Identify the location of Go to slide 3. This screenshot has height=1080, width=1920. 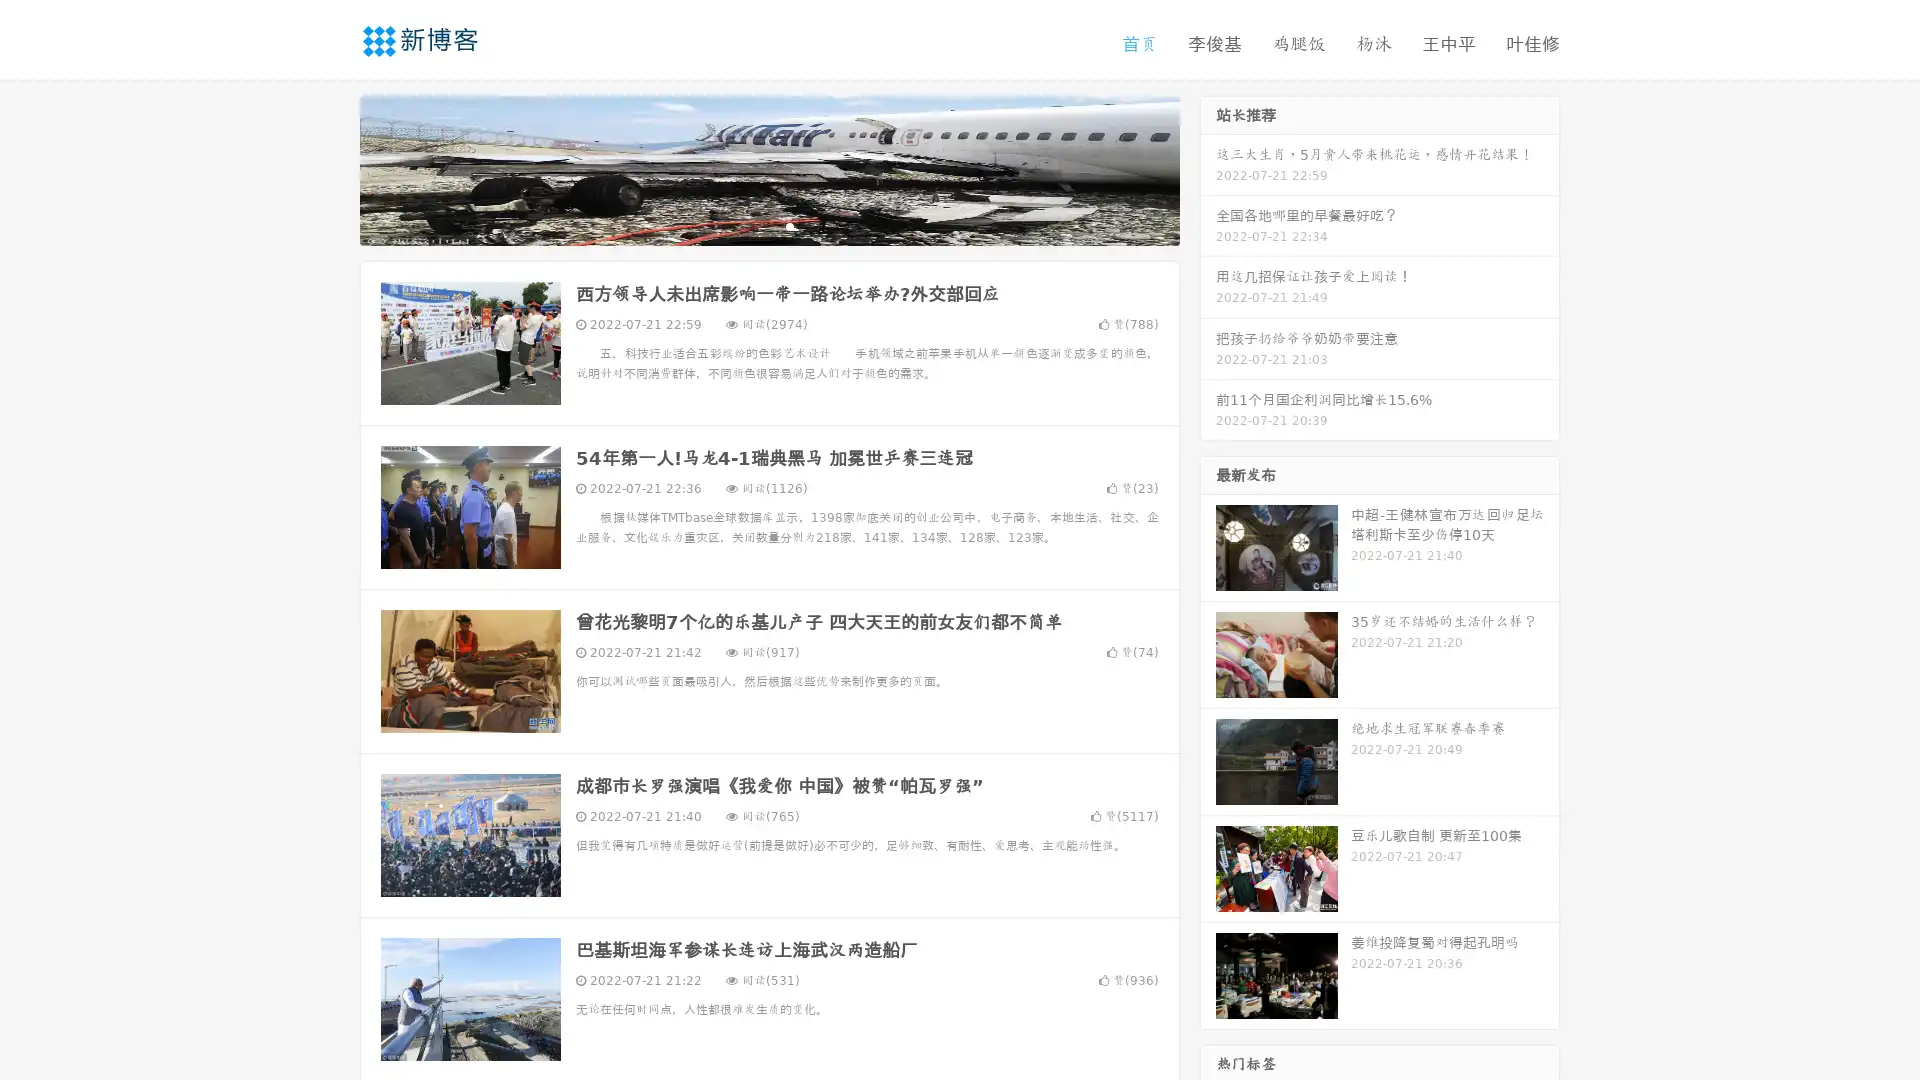
(789, 225).